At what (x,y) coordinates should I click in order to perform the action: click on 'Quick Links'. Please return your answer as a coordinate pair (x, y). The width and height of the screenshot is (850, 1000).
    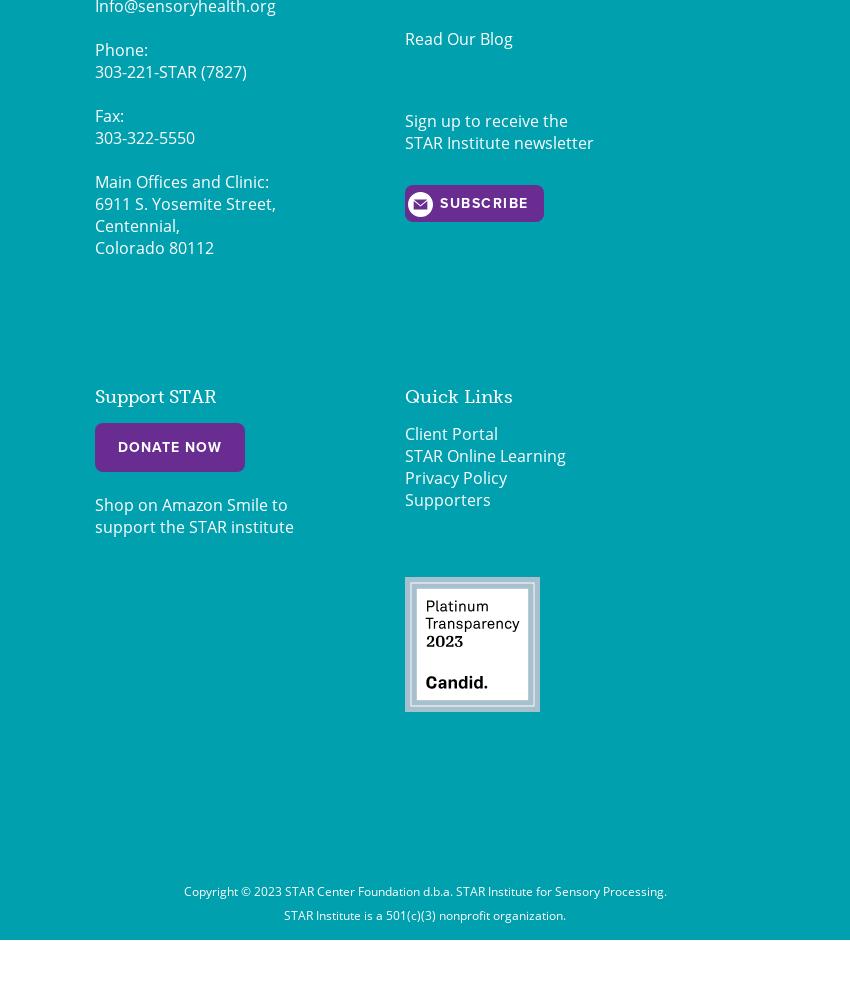
    Looking at the image, I should click on (458, 396).